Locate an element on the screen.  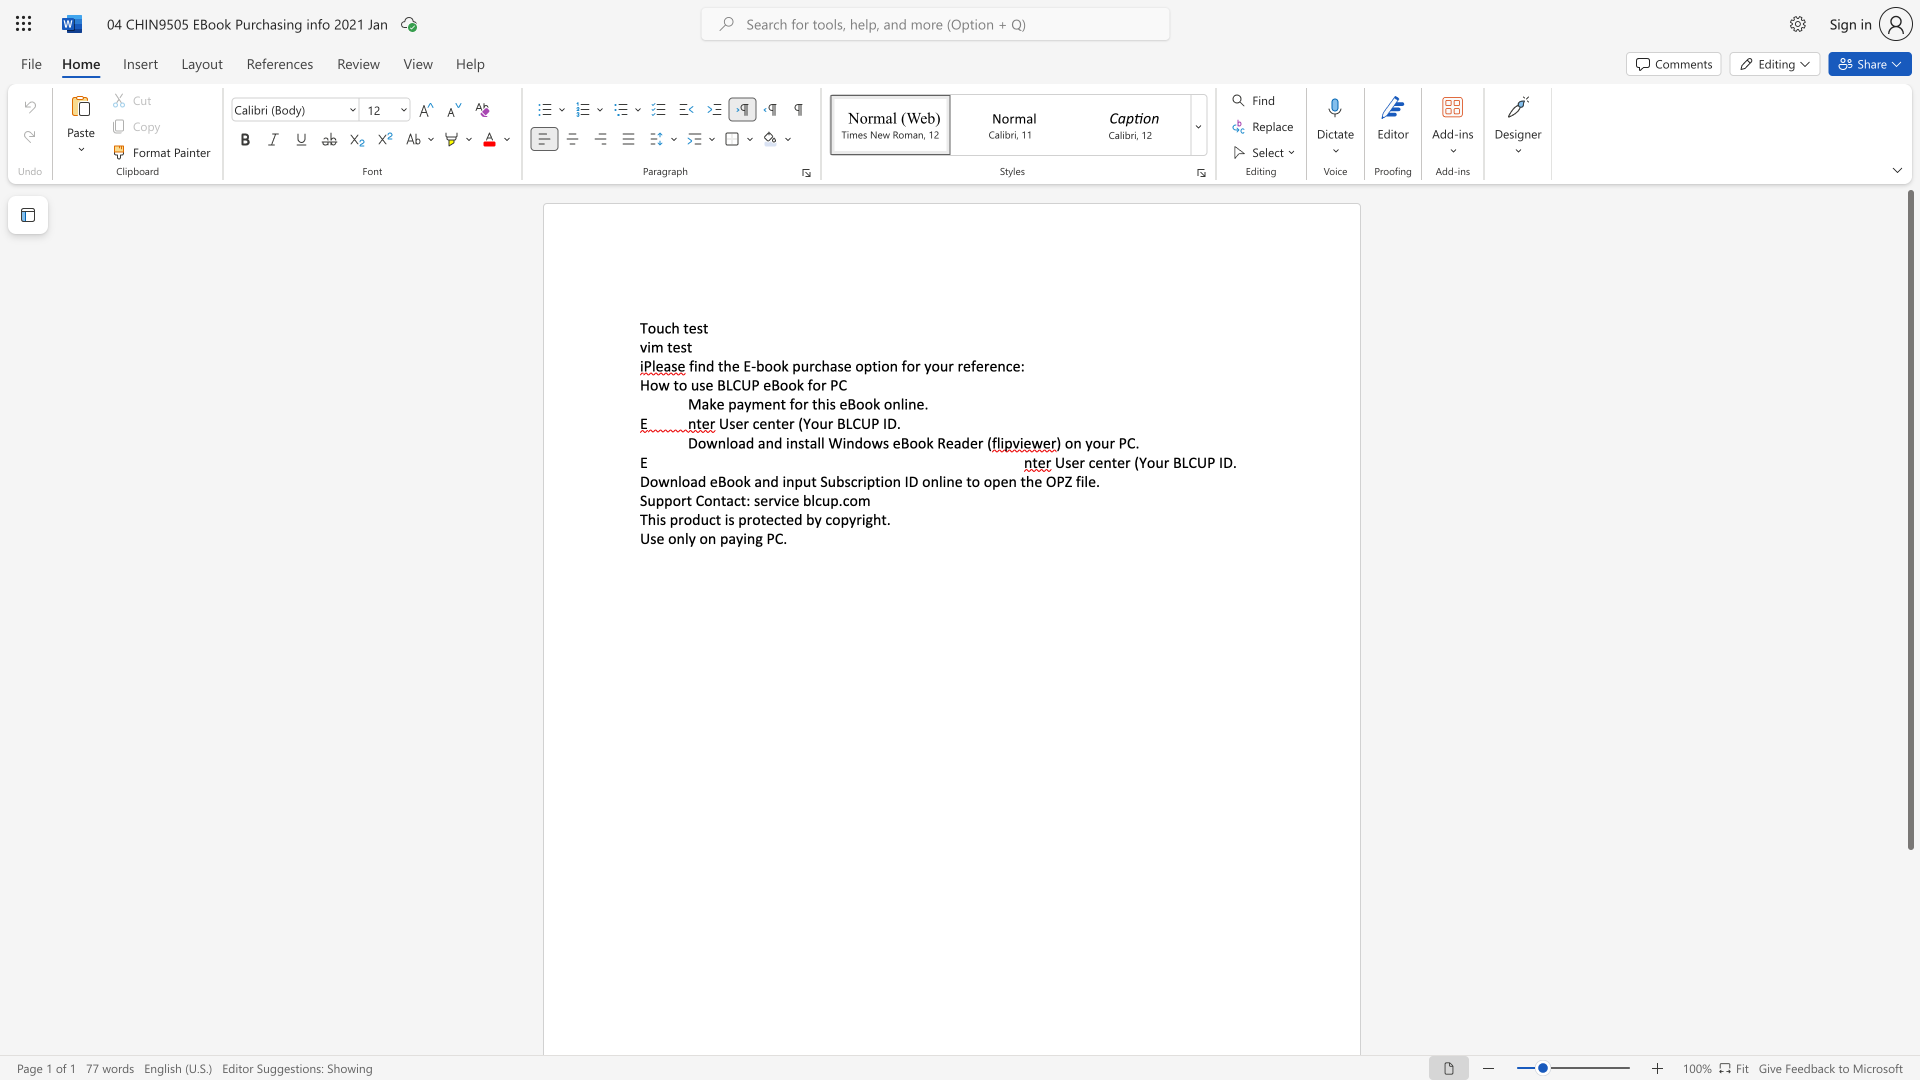
the subset text "nter (Y" within the text "User center (Your BLCUP ID." is located at coordinates (766, 422).